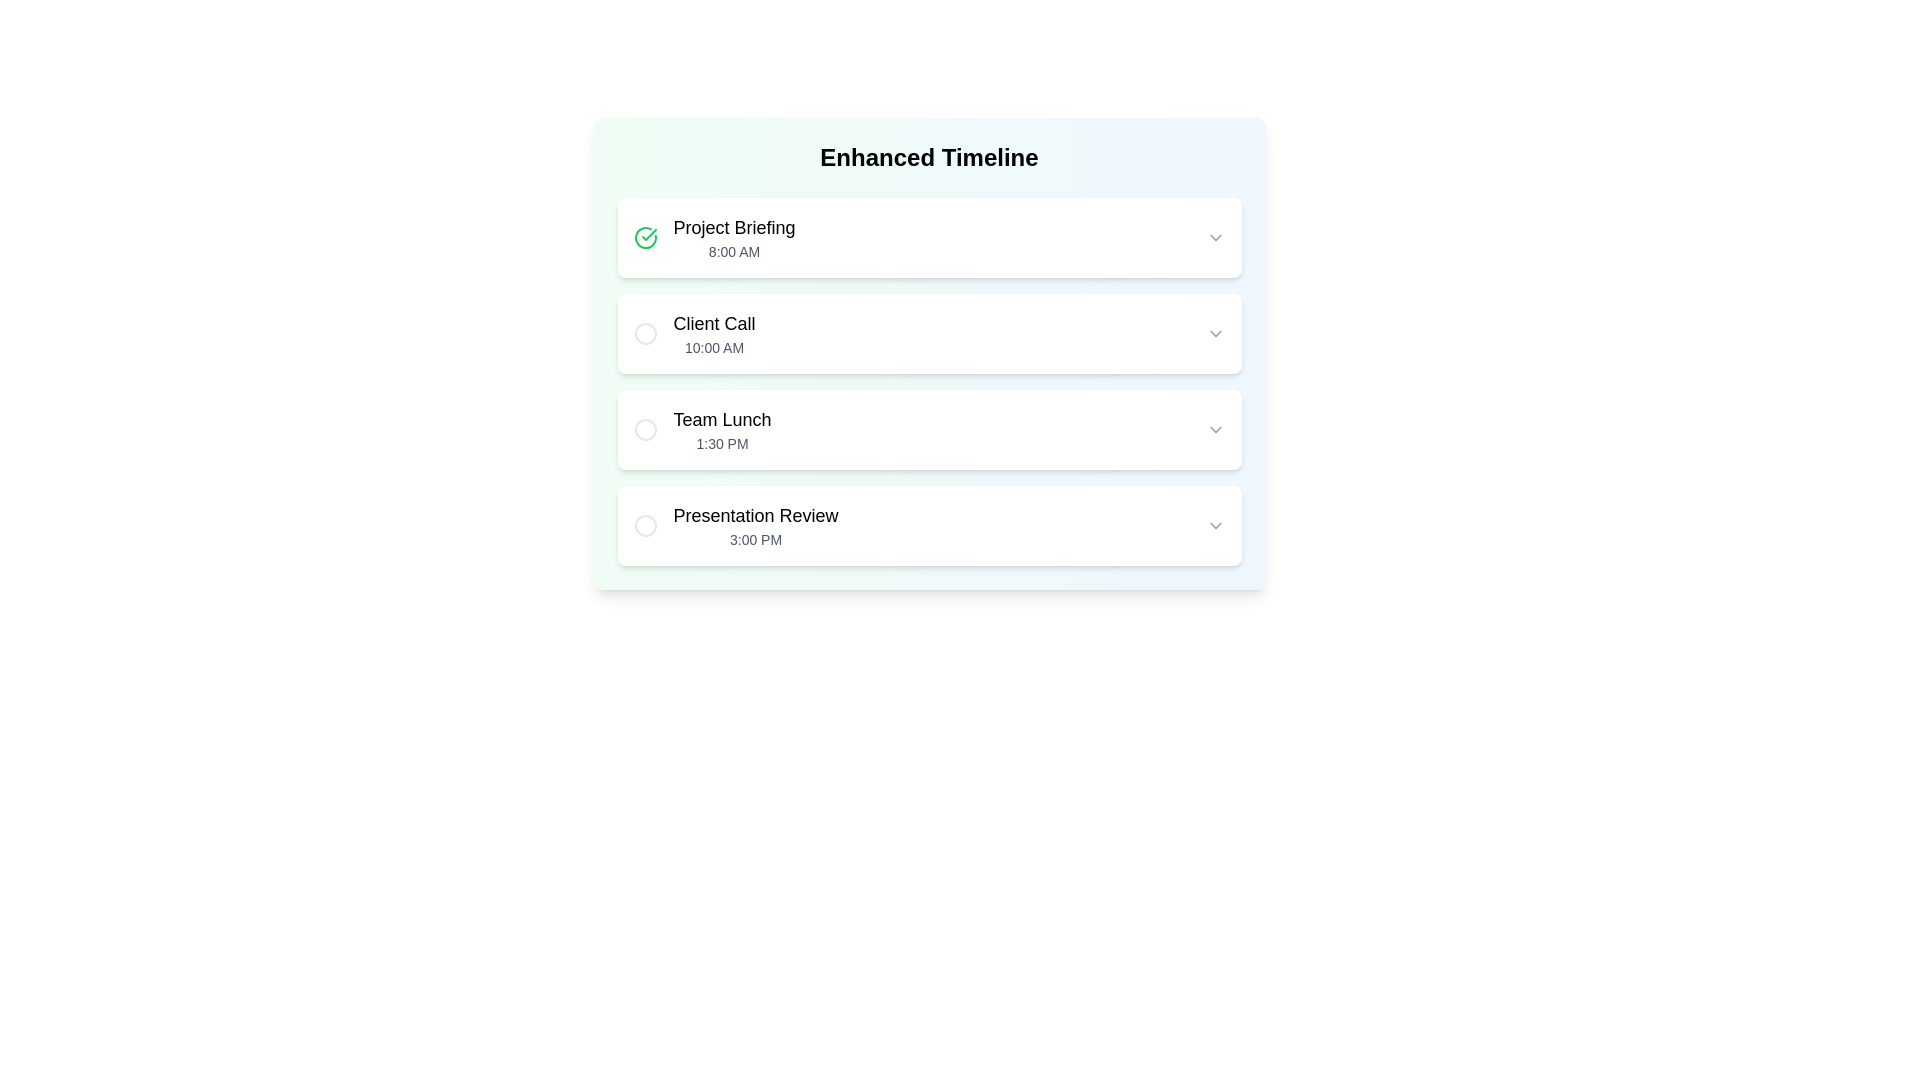  I want to click on the 'Presentation Review' text element, which is the fourth item in a vertical list, featuring a bold title and a smaller gray time indication, so click(755, 524).